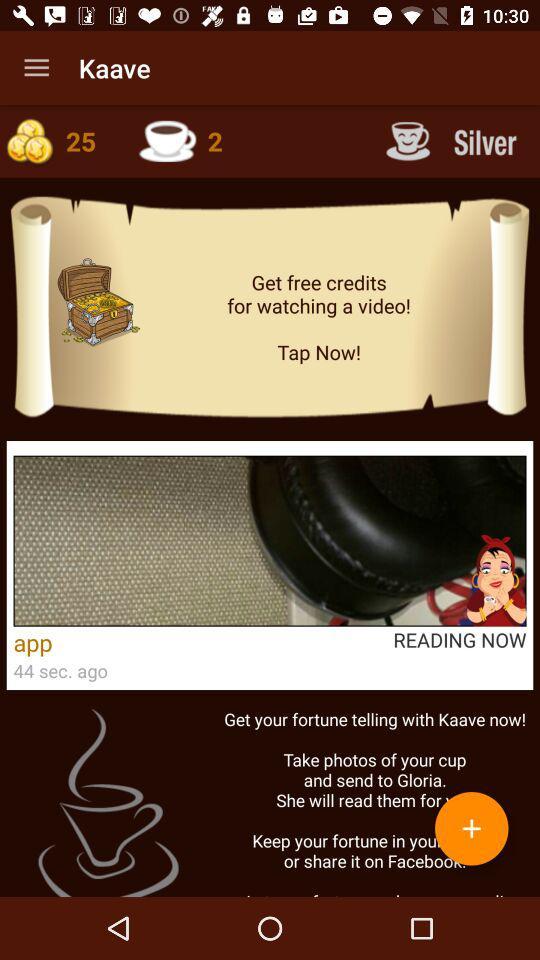  I want to click on the item above the get free credits item, so click(454, 140).